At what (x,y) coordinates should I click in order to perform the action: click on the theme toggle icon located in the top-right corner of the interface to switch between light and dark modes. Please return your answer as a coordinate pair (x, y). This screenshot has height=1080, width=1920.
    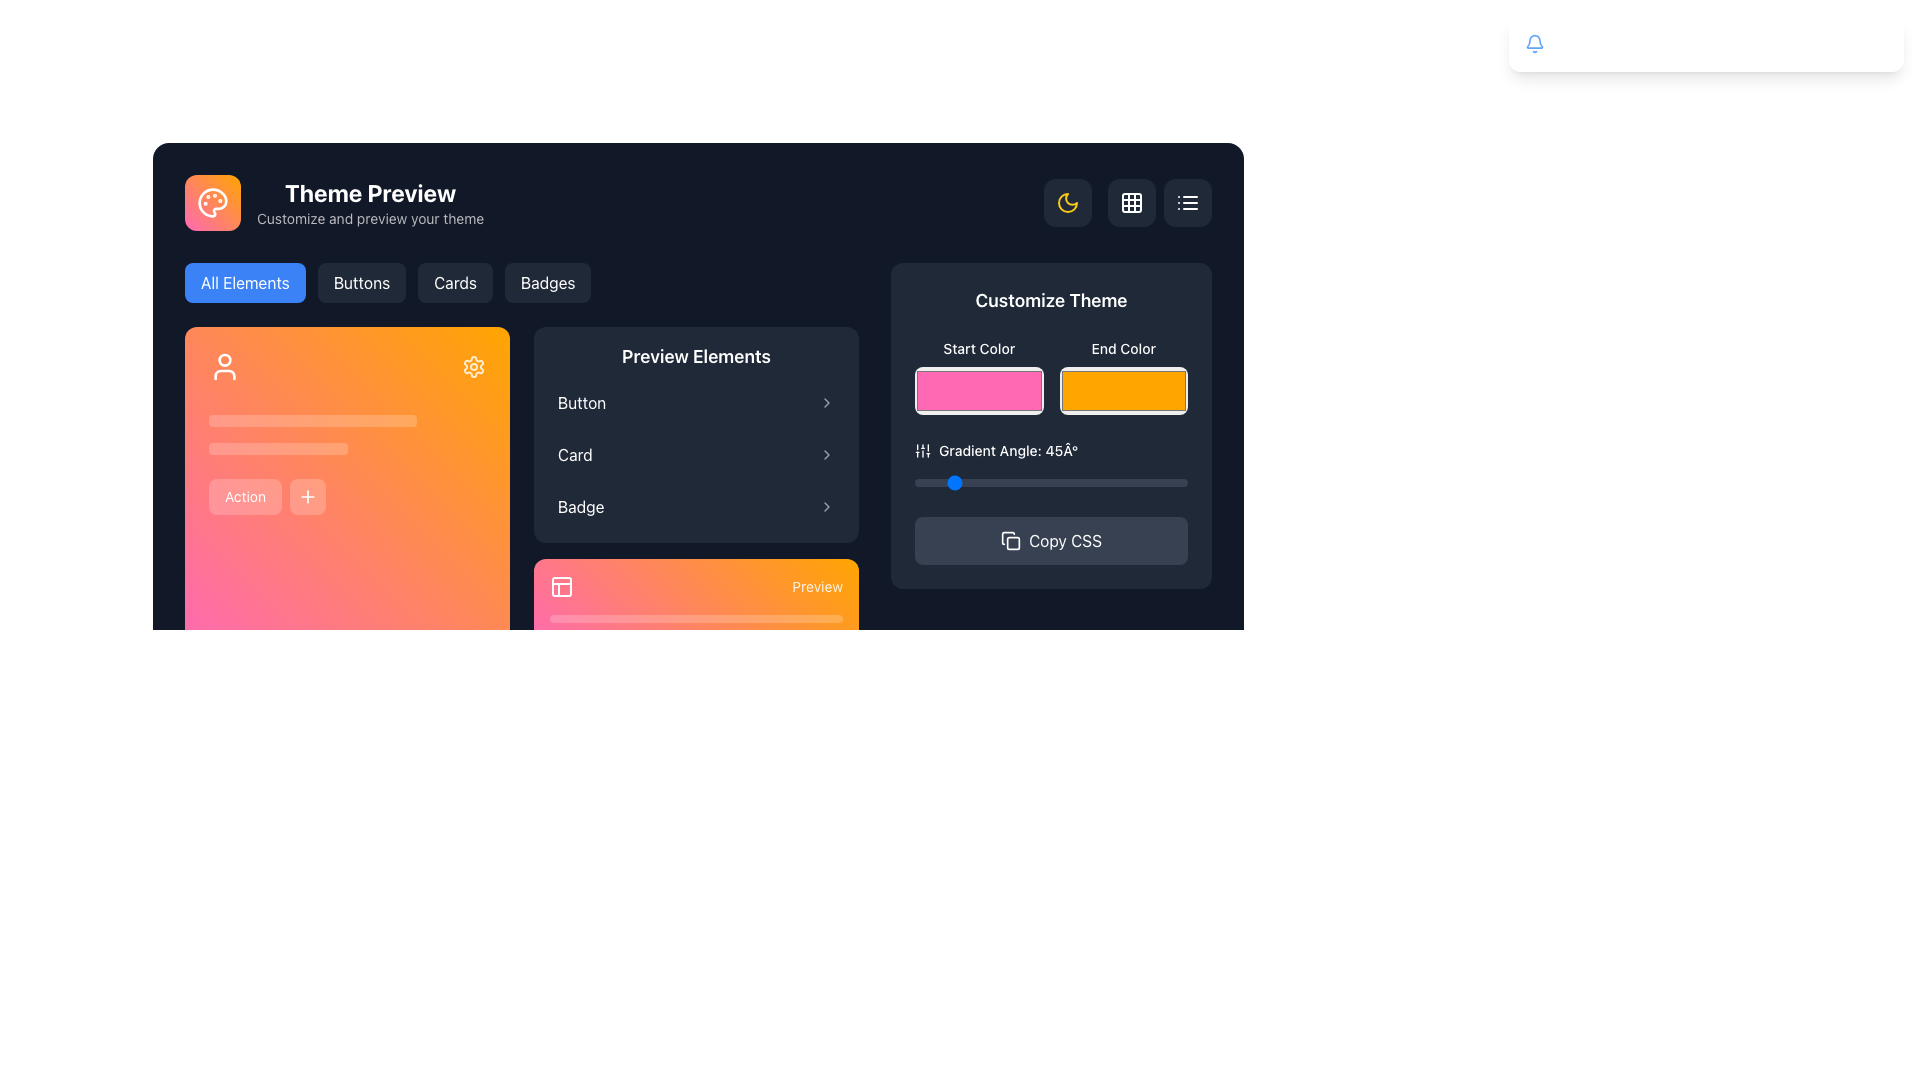
    Looking at the image, I should click on (1067, 203).